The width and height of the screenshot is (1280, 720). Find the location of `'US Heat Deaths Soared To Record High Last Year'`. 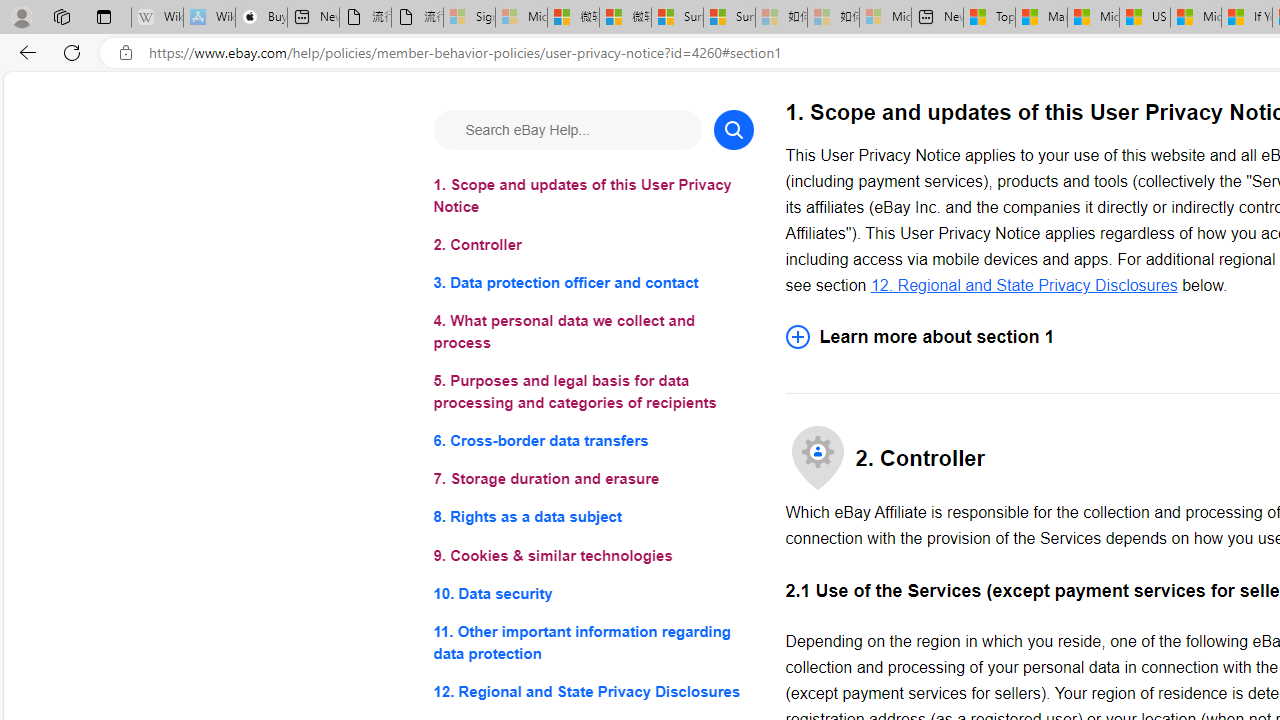

'US Heat Deaths Soared To Record High Last Year' is located at coordinates (1144, 17).